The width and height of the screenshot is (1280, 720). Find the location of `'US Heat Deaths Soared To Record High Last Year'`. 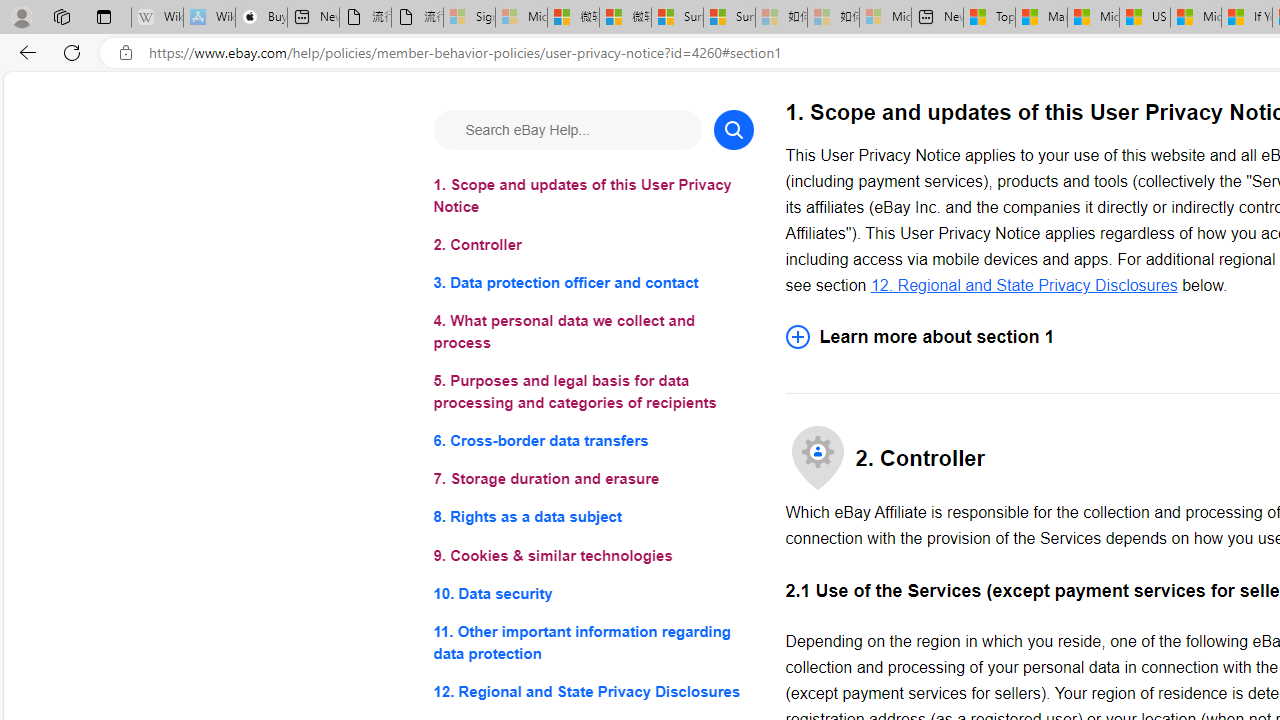

'US Heat Deaths Soared To Record High Last Year' is located at coordinates (1144, 17).